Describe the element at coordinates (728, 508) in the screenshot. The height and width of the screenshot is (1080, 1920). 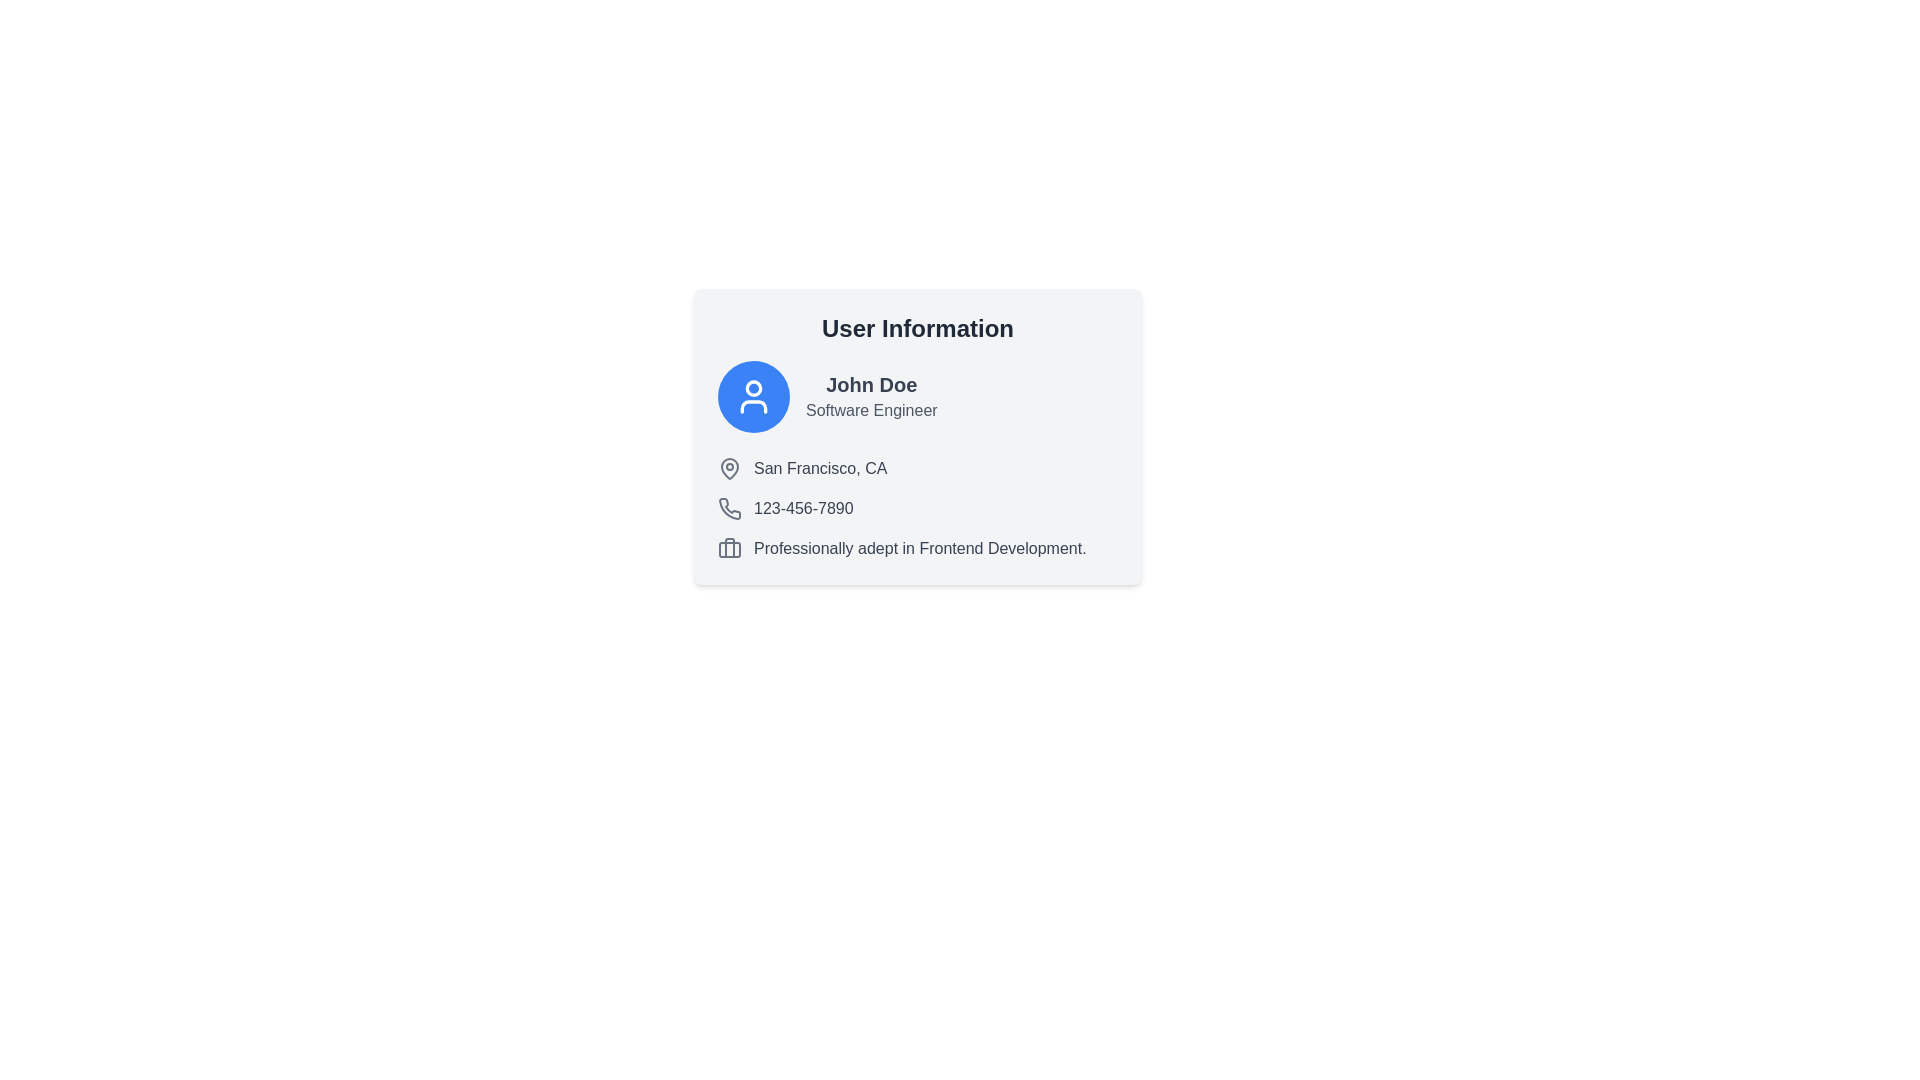
I see `the phone number icon located in the user information card interface, which is the third icon next to the phone number '123-456-7890.'` at that location.